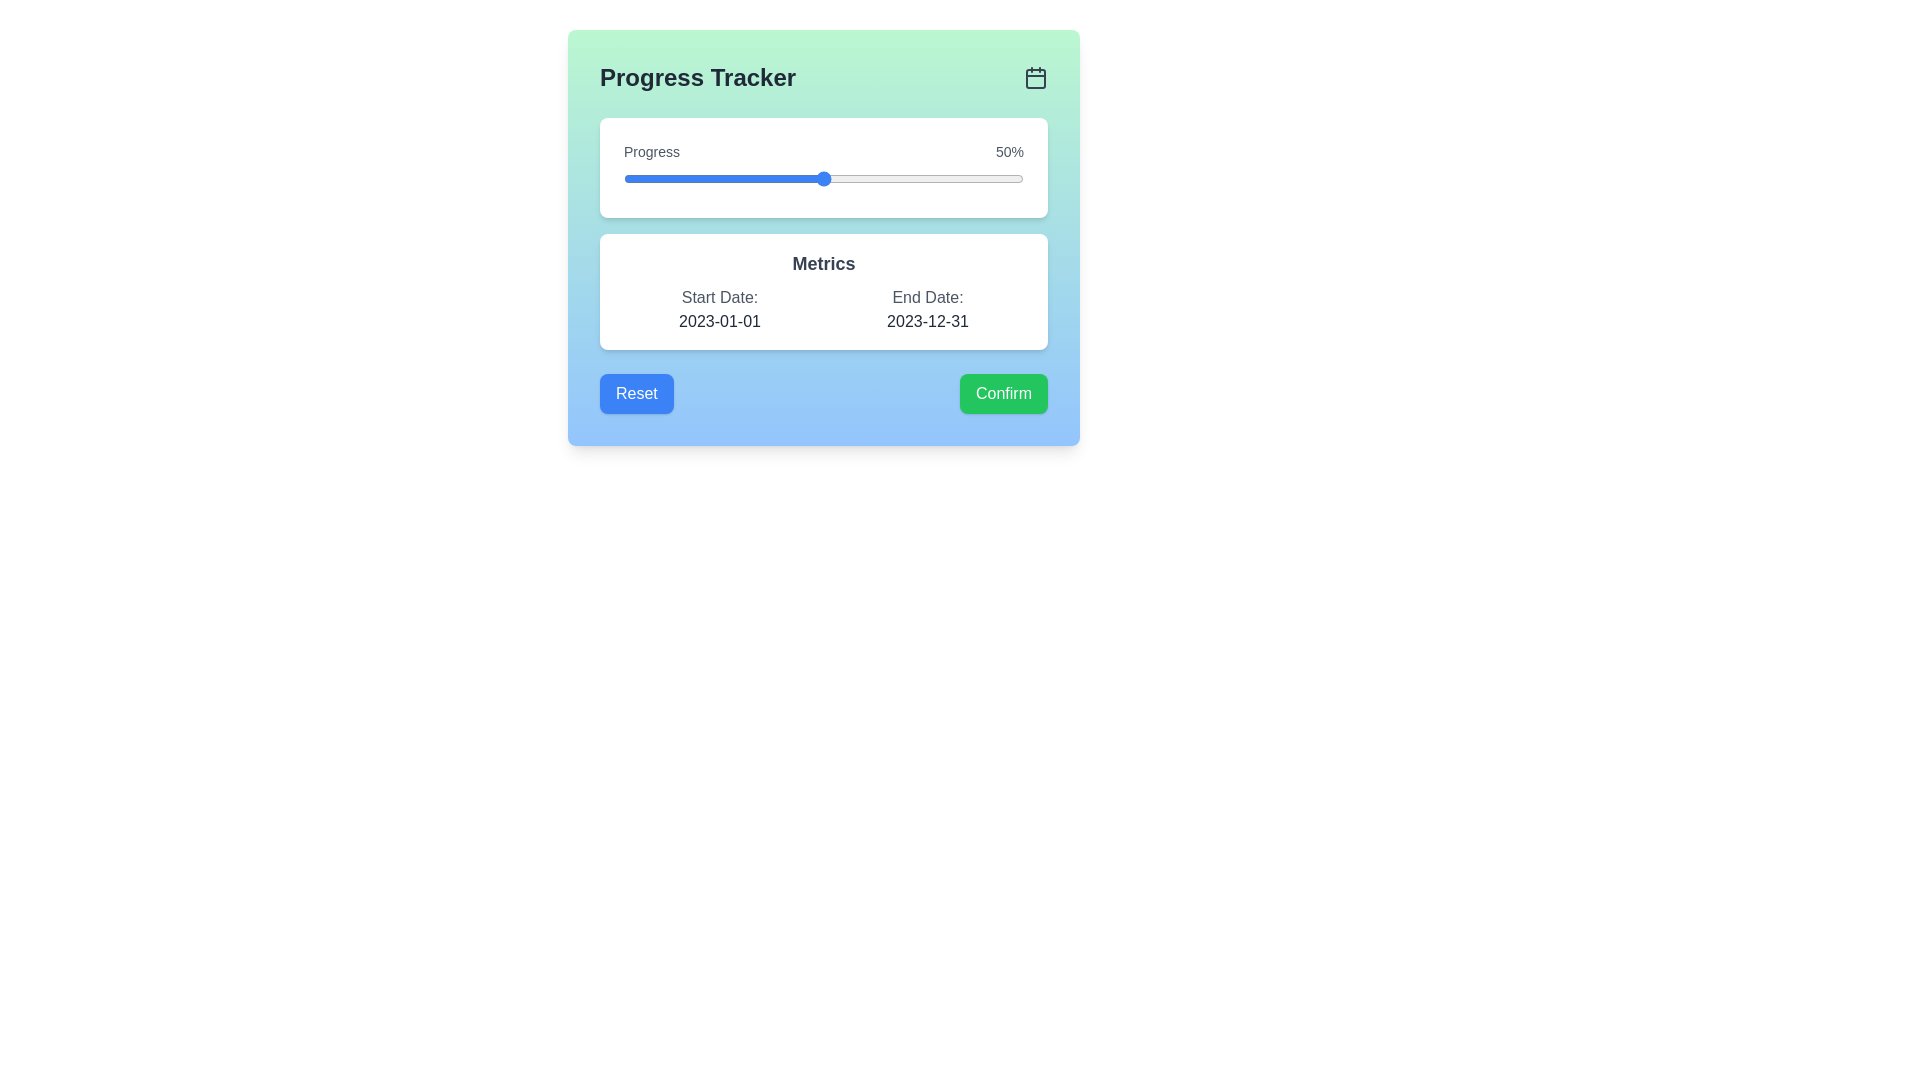  I want to click on the slider value, so click(968, 177).